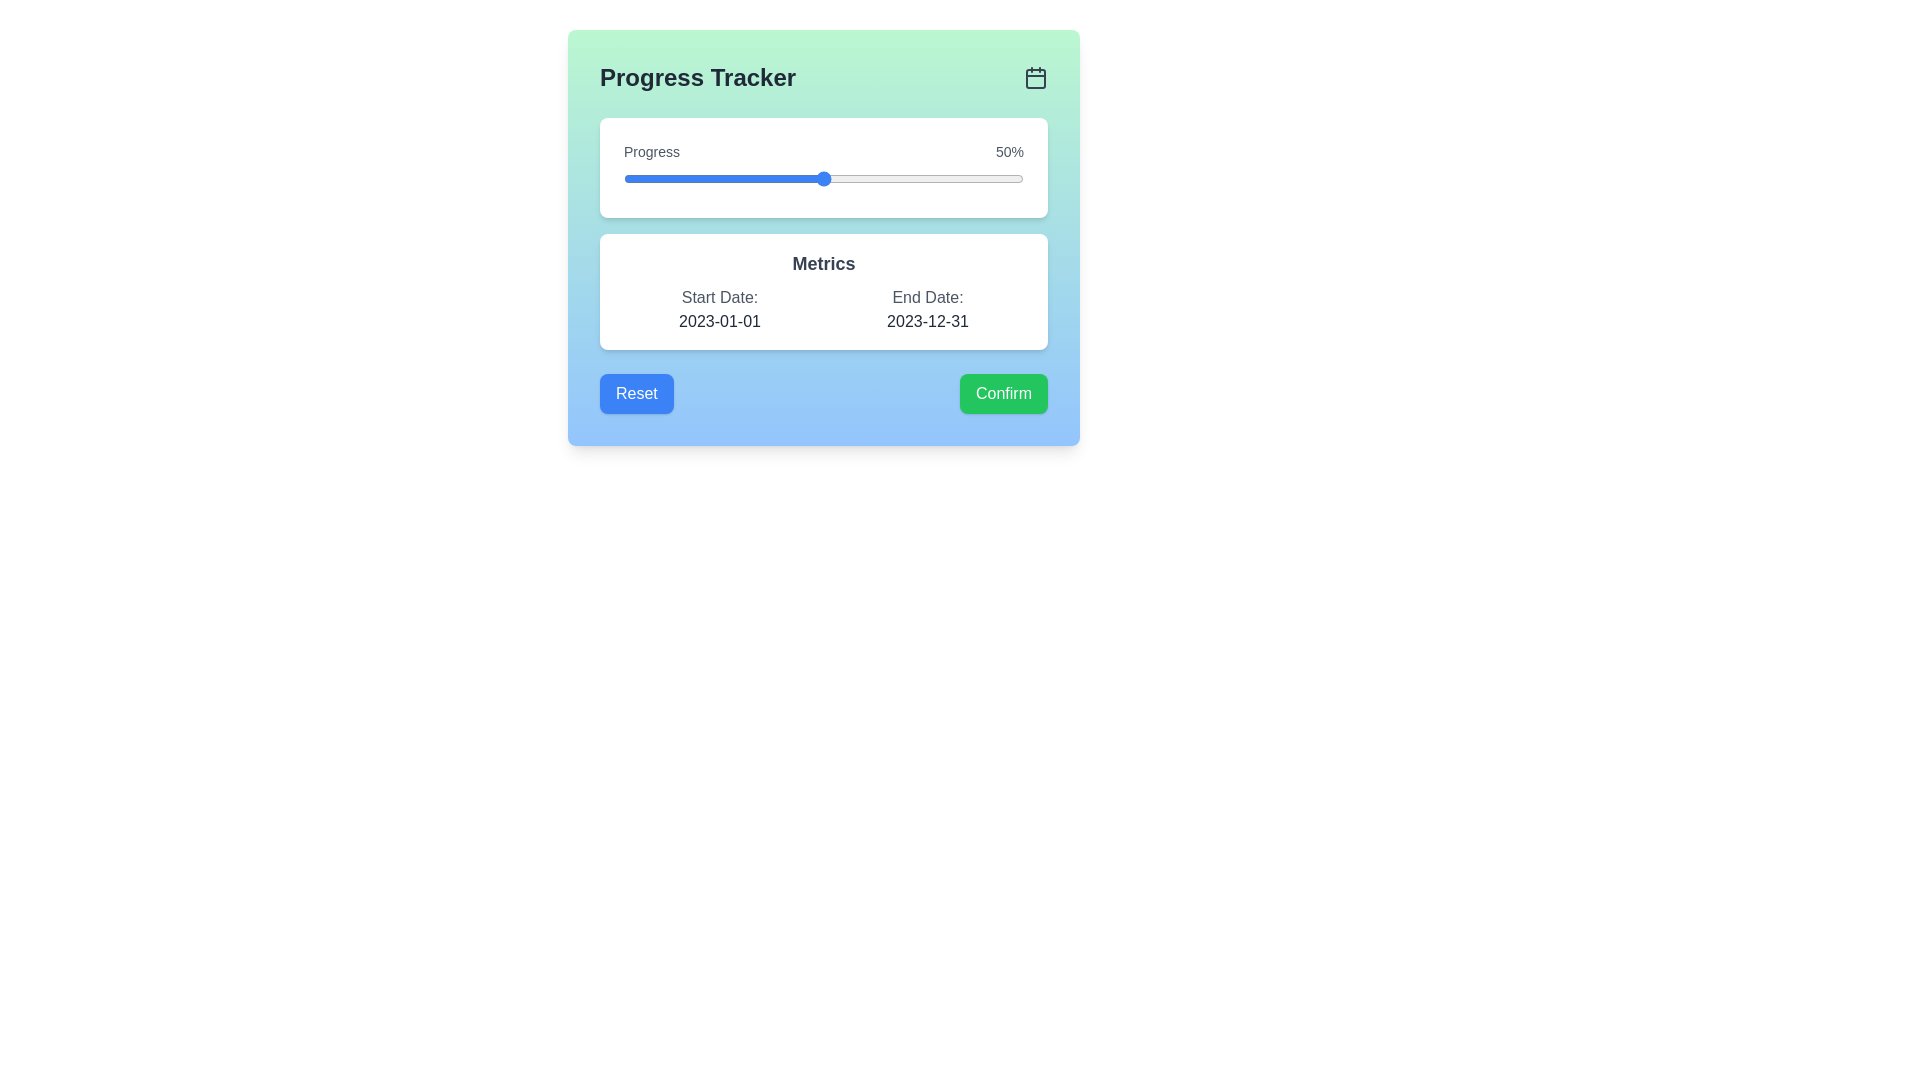  I want to click on the slider value, so click(968, 177).